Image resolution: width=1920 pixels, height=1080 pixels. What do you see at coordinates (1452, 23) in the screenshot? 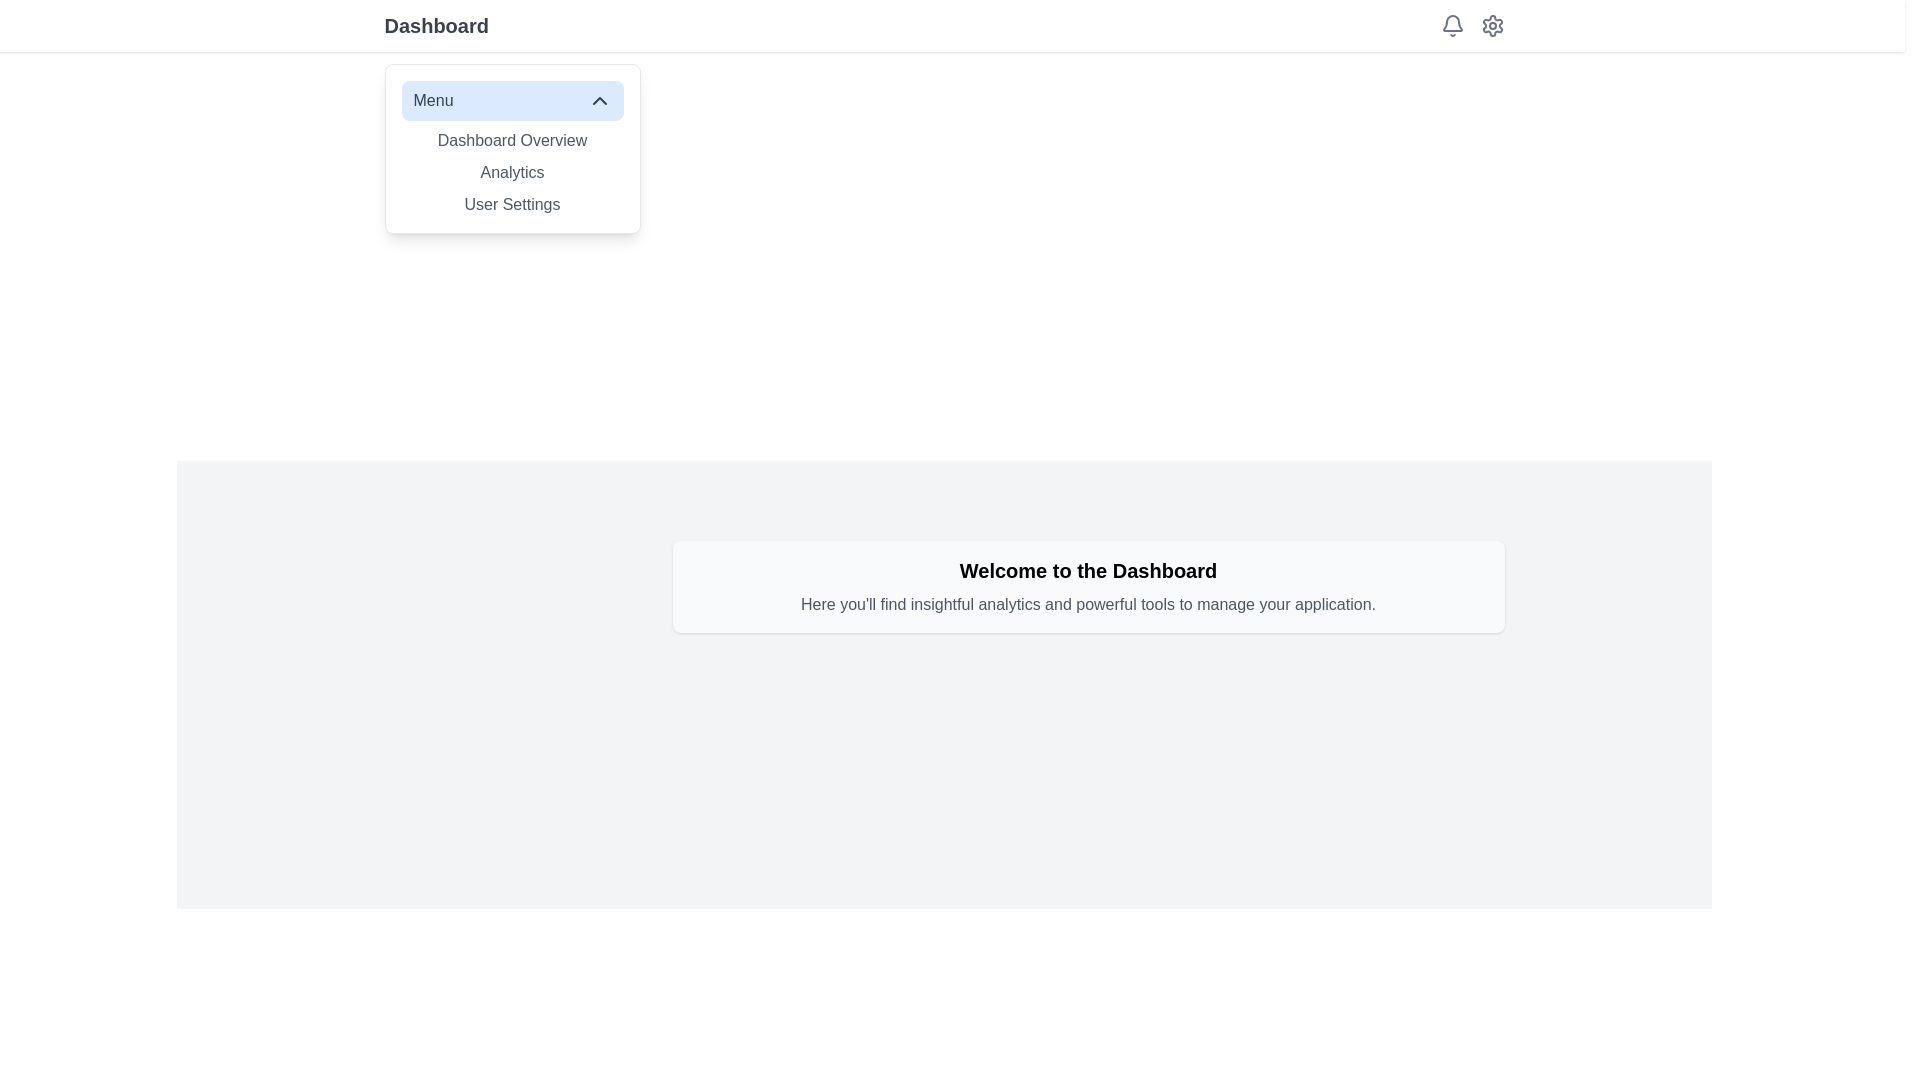
I see `the bell icon used for notifications located at the top-right corner of the interface` at bounding box center [1452, 23].